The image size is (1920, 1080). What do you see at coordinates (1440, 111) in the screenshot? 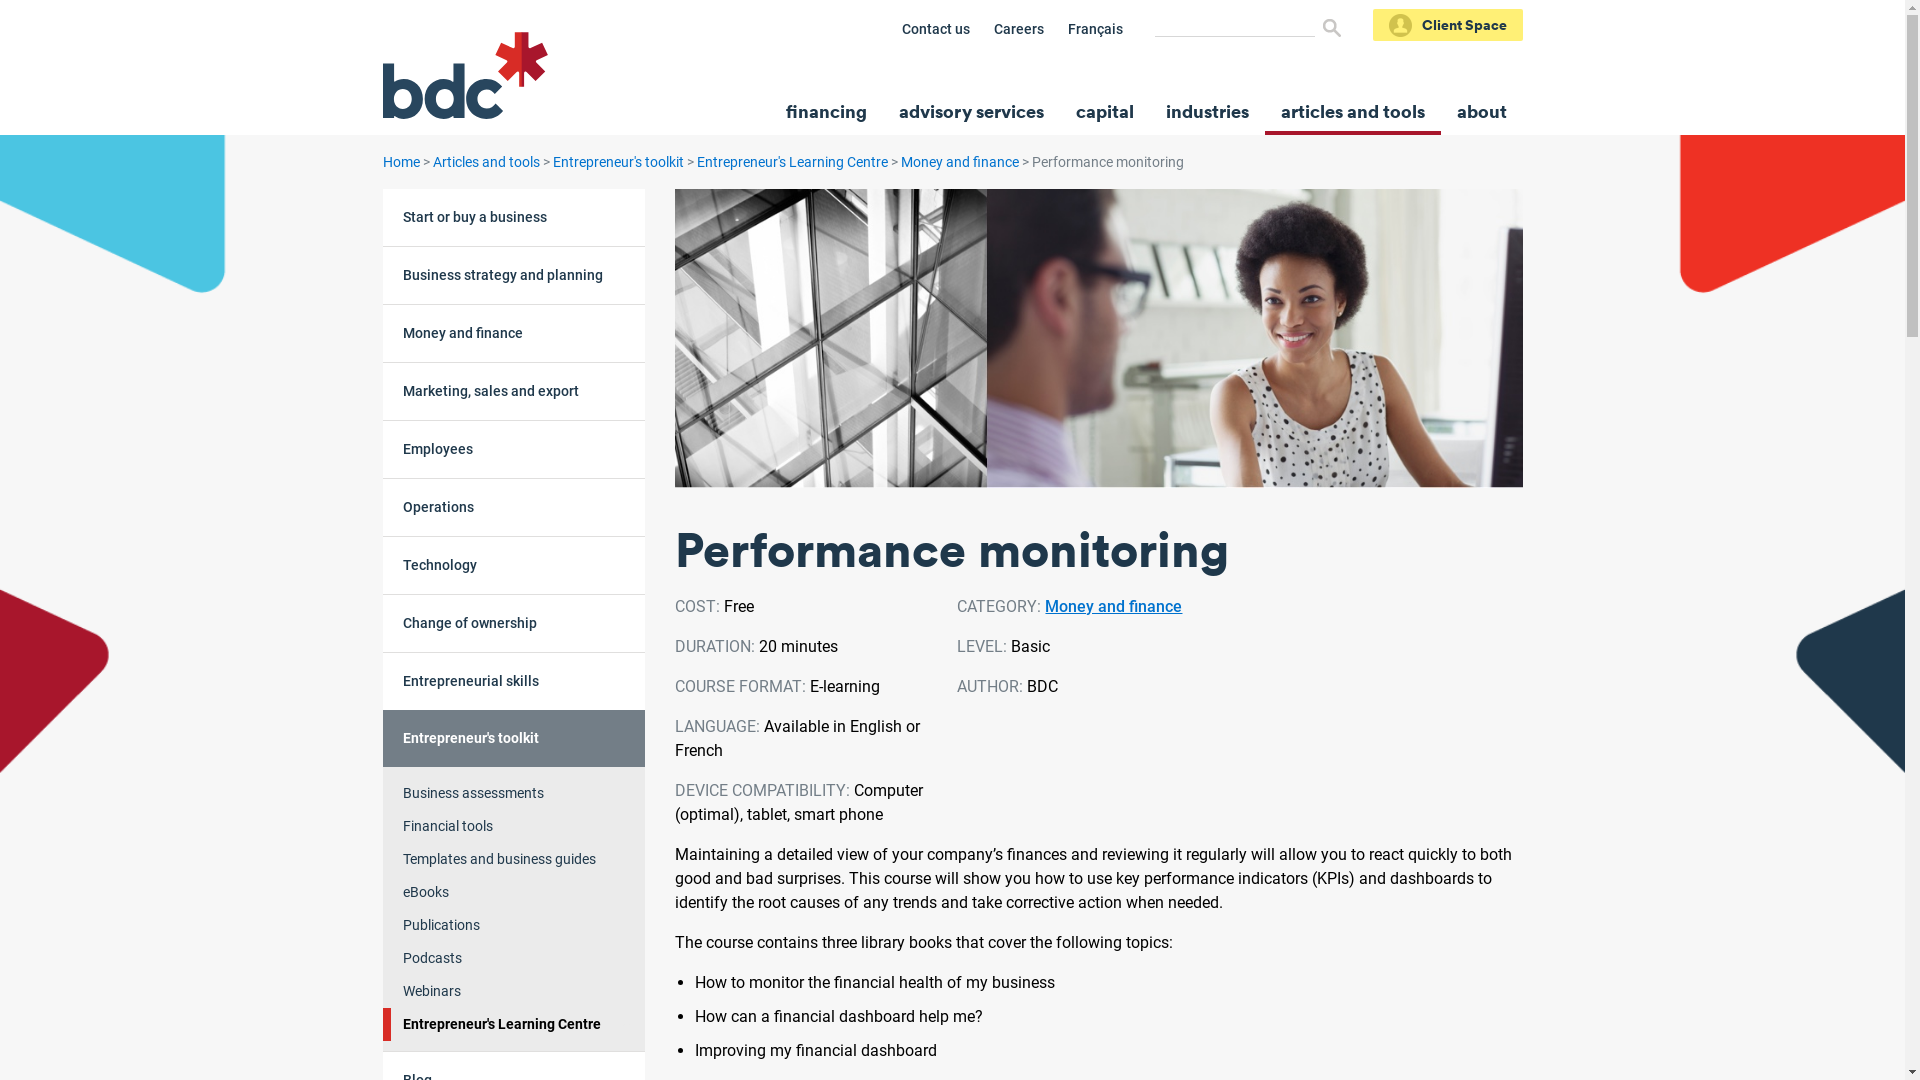
I see `'about'` at bounding box center [1440, 111].